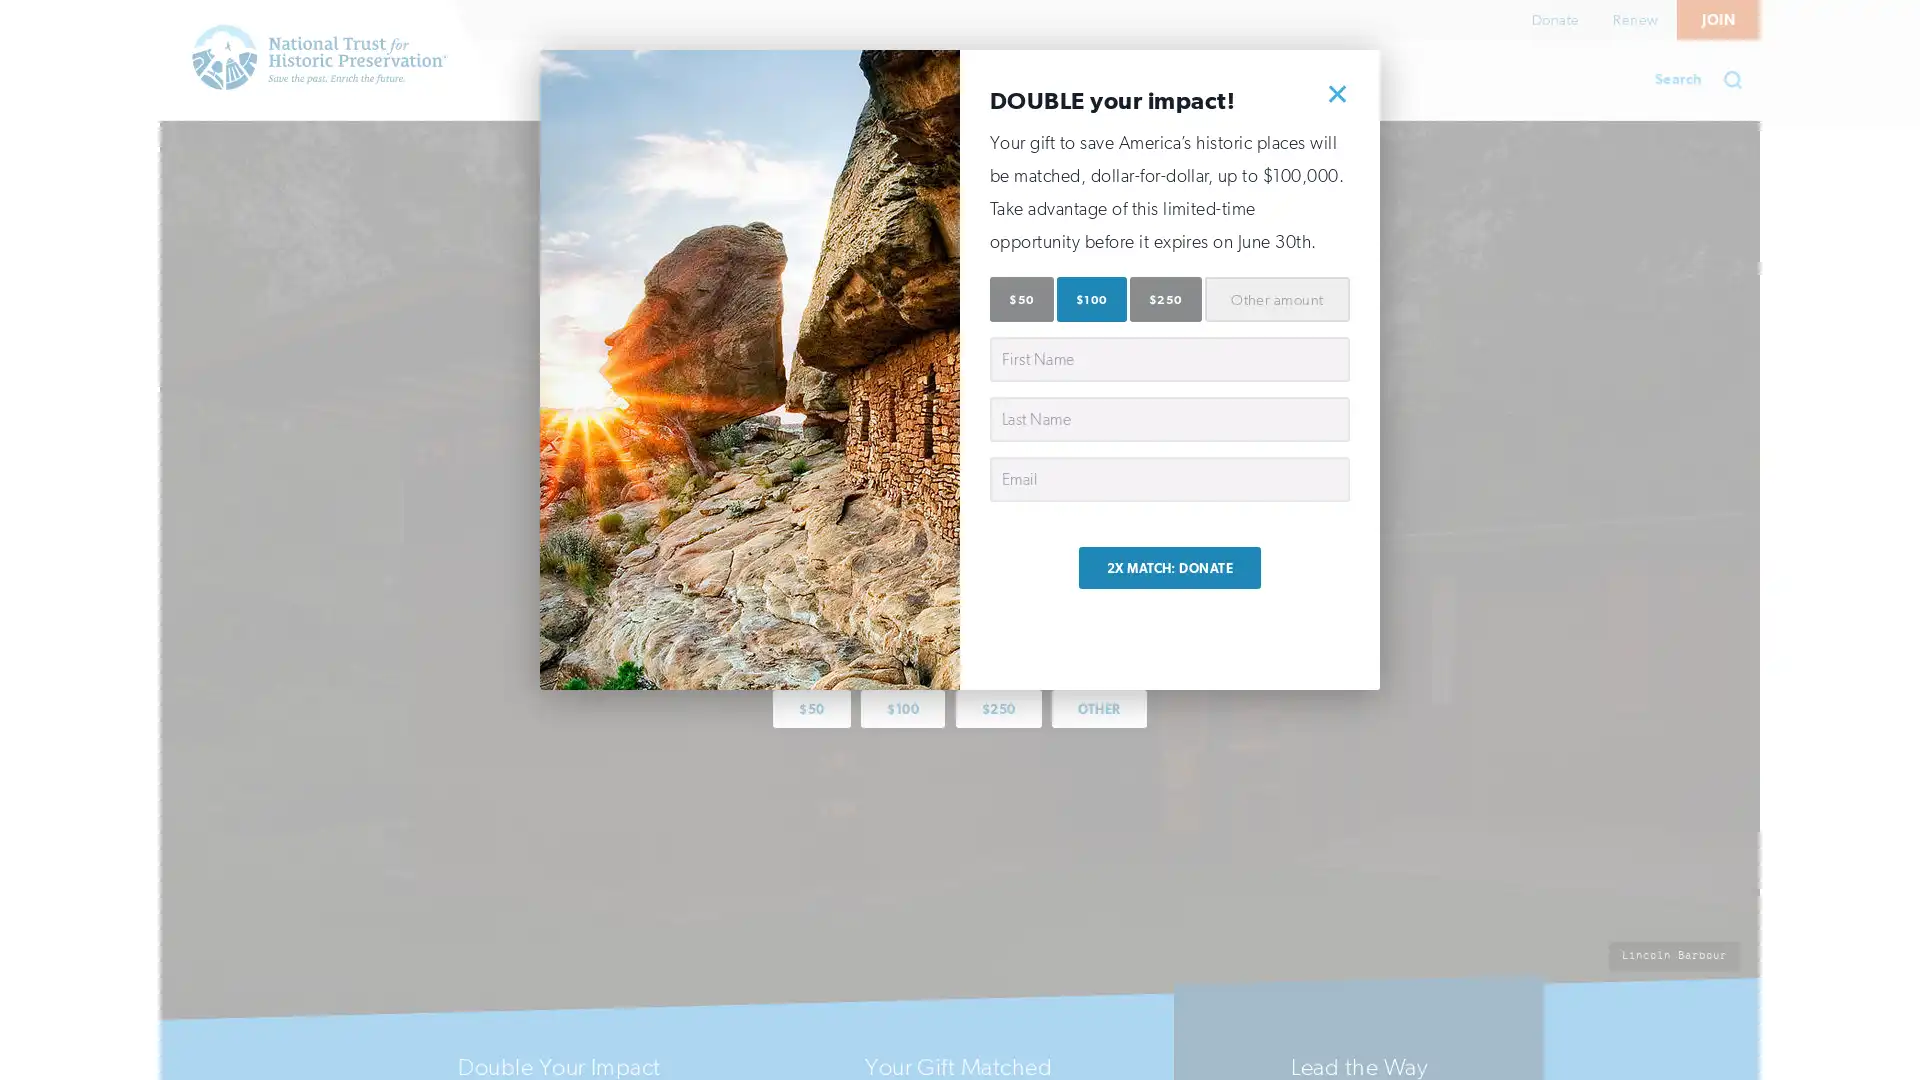 Image resolution: width=1920 pixels, height=1080 pixels. What do you see at coordinates (1127, 79) in the screenshot?
I see `Open Support section of the nav` at bounding box center [1127, 79].